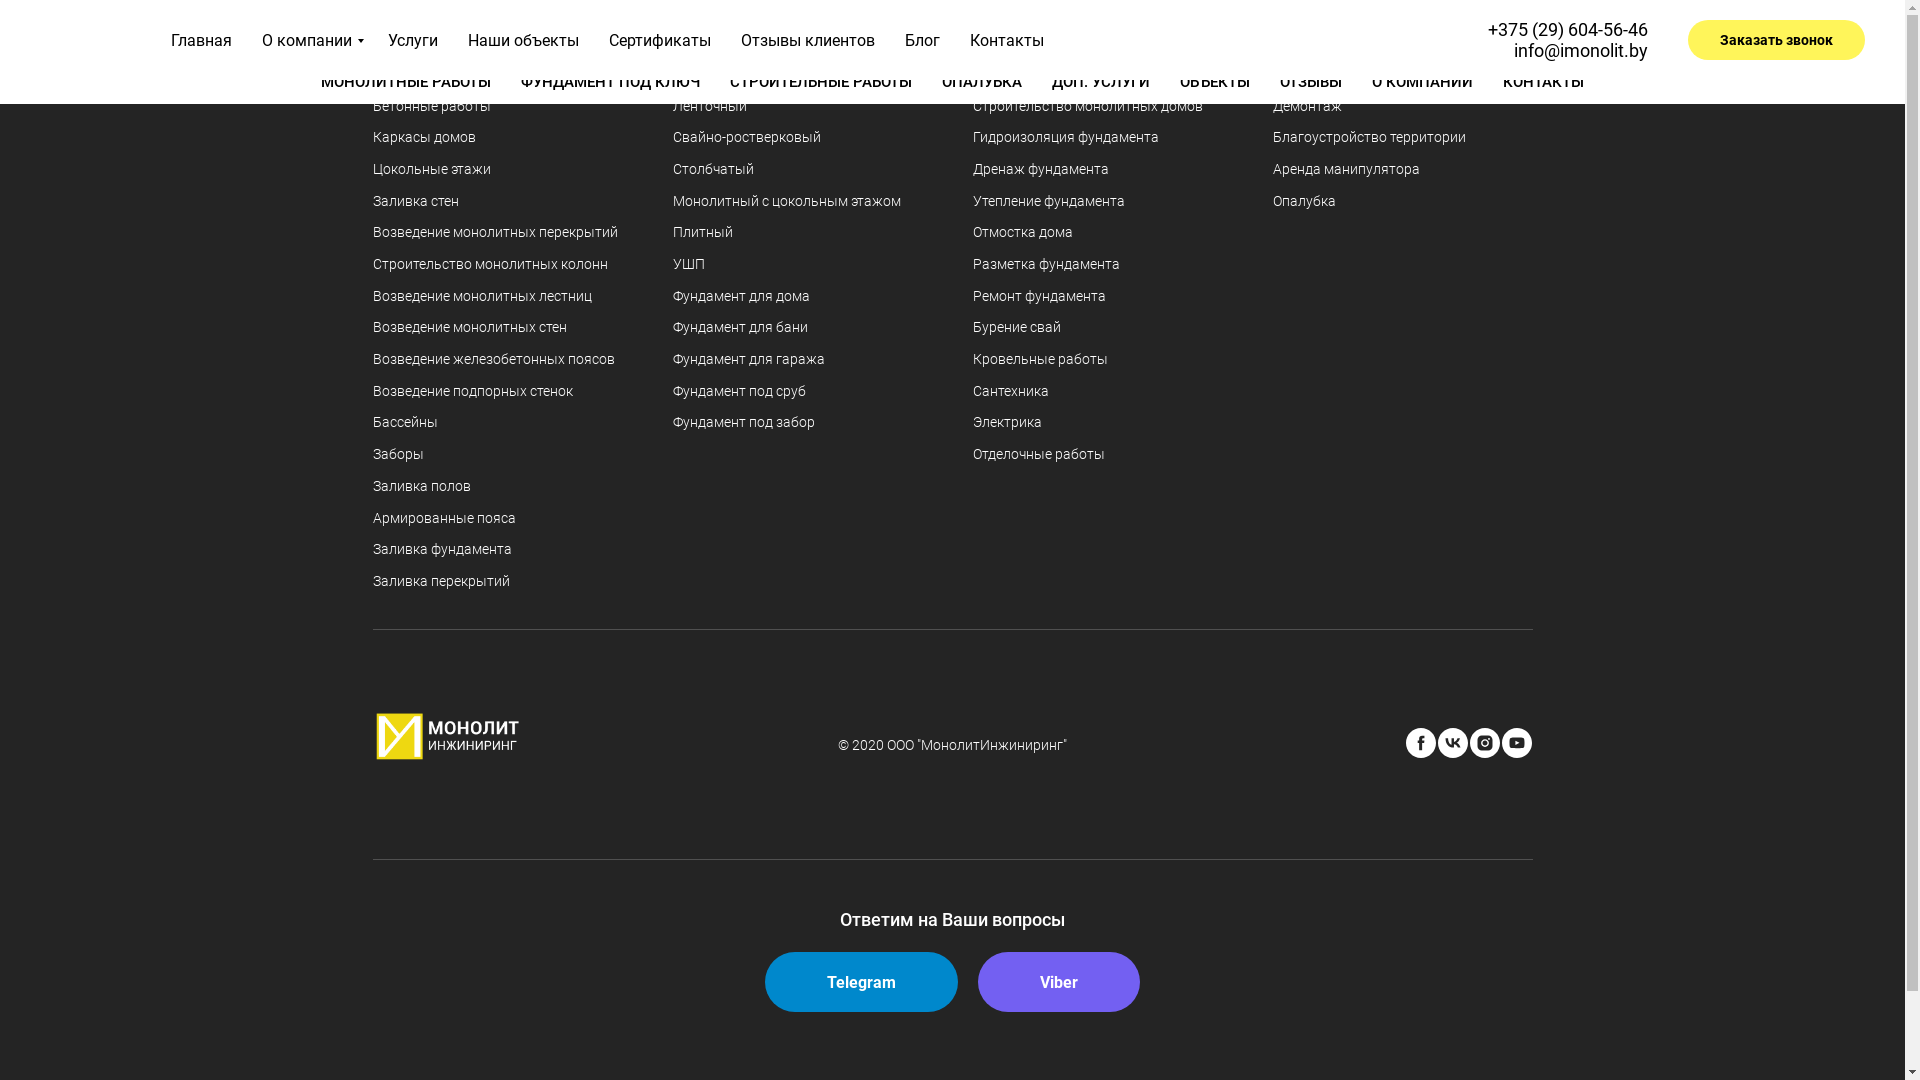 The image size is (1920, 1080). I want to click on '+375 (29) 604-56-46', so click(1567, 20).